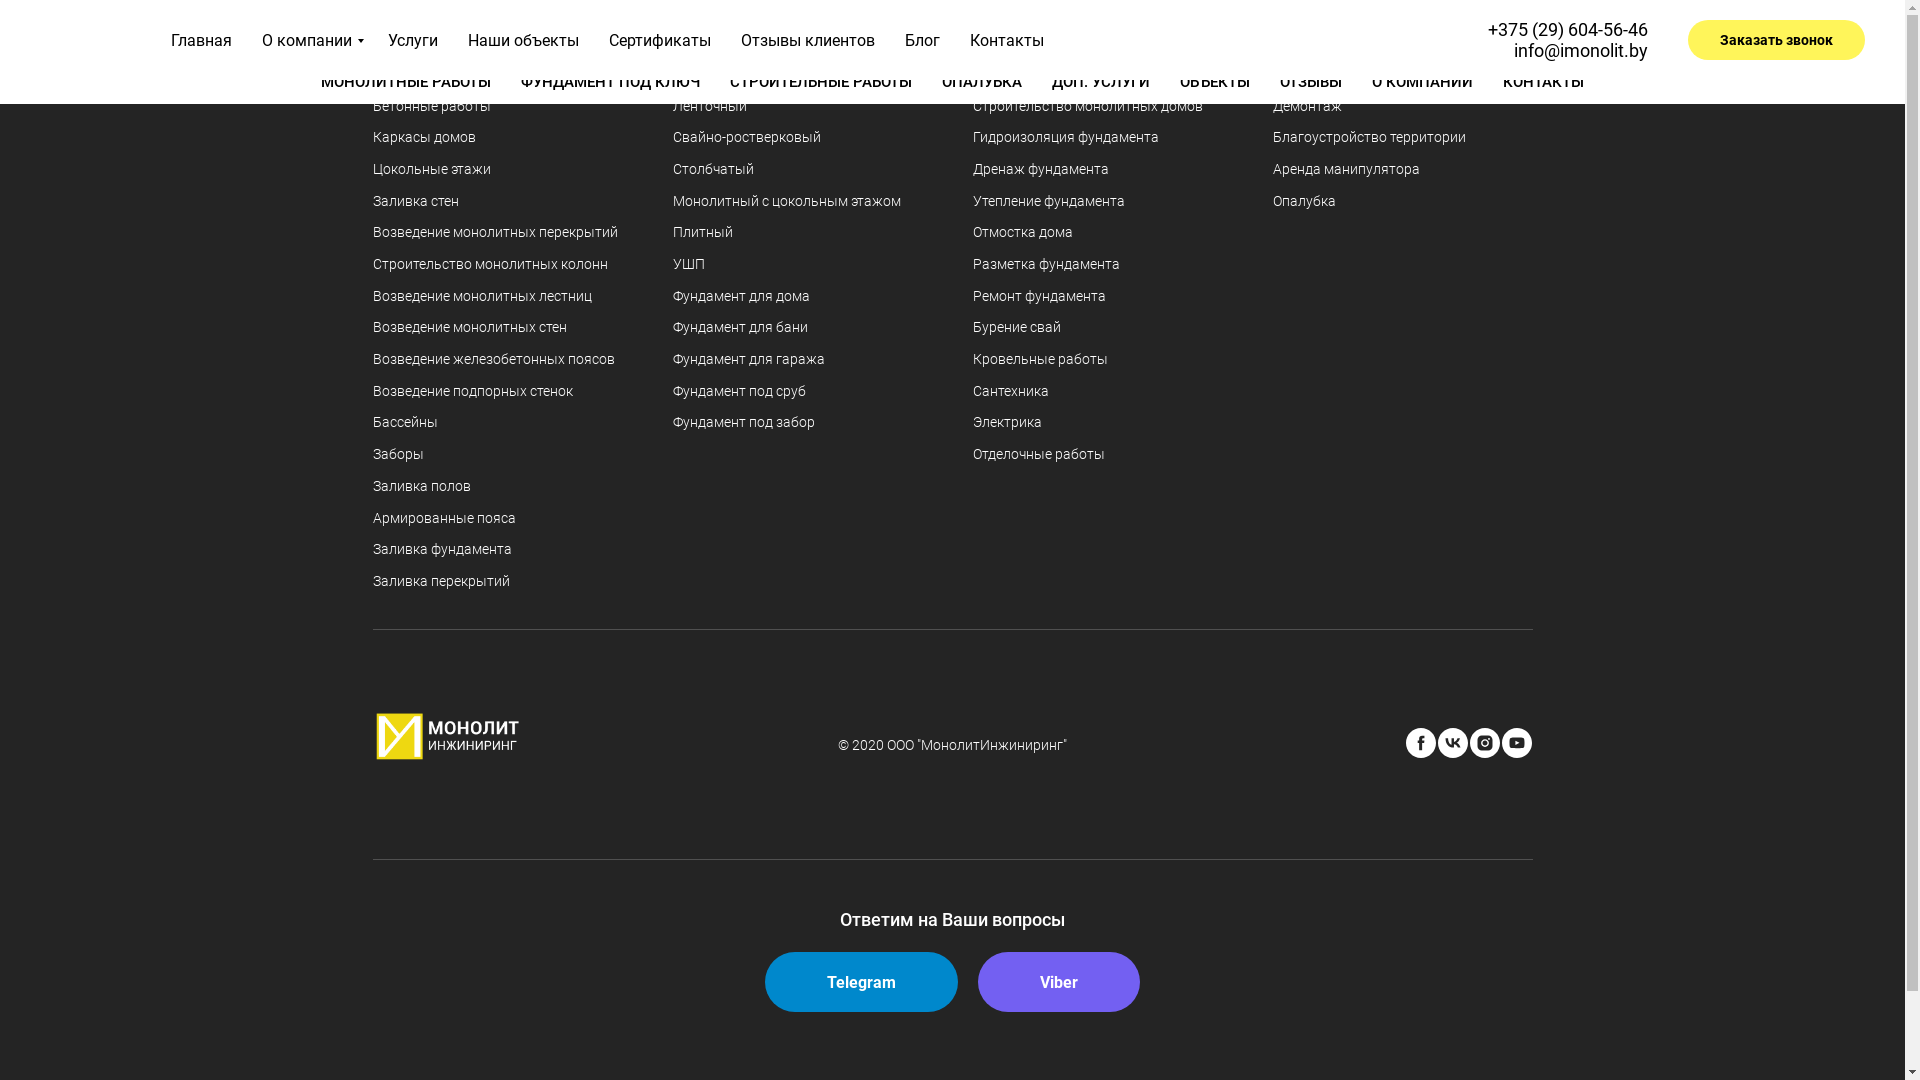 The image size is (1920, 1080). I want to click on '+375 (29) 604-56-46', so click(1567, 20).